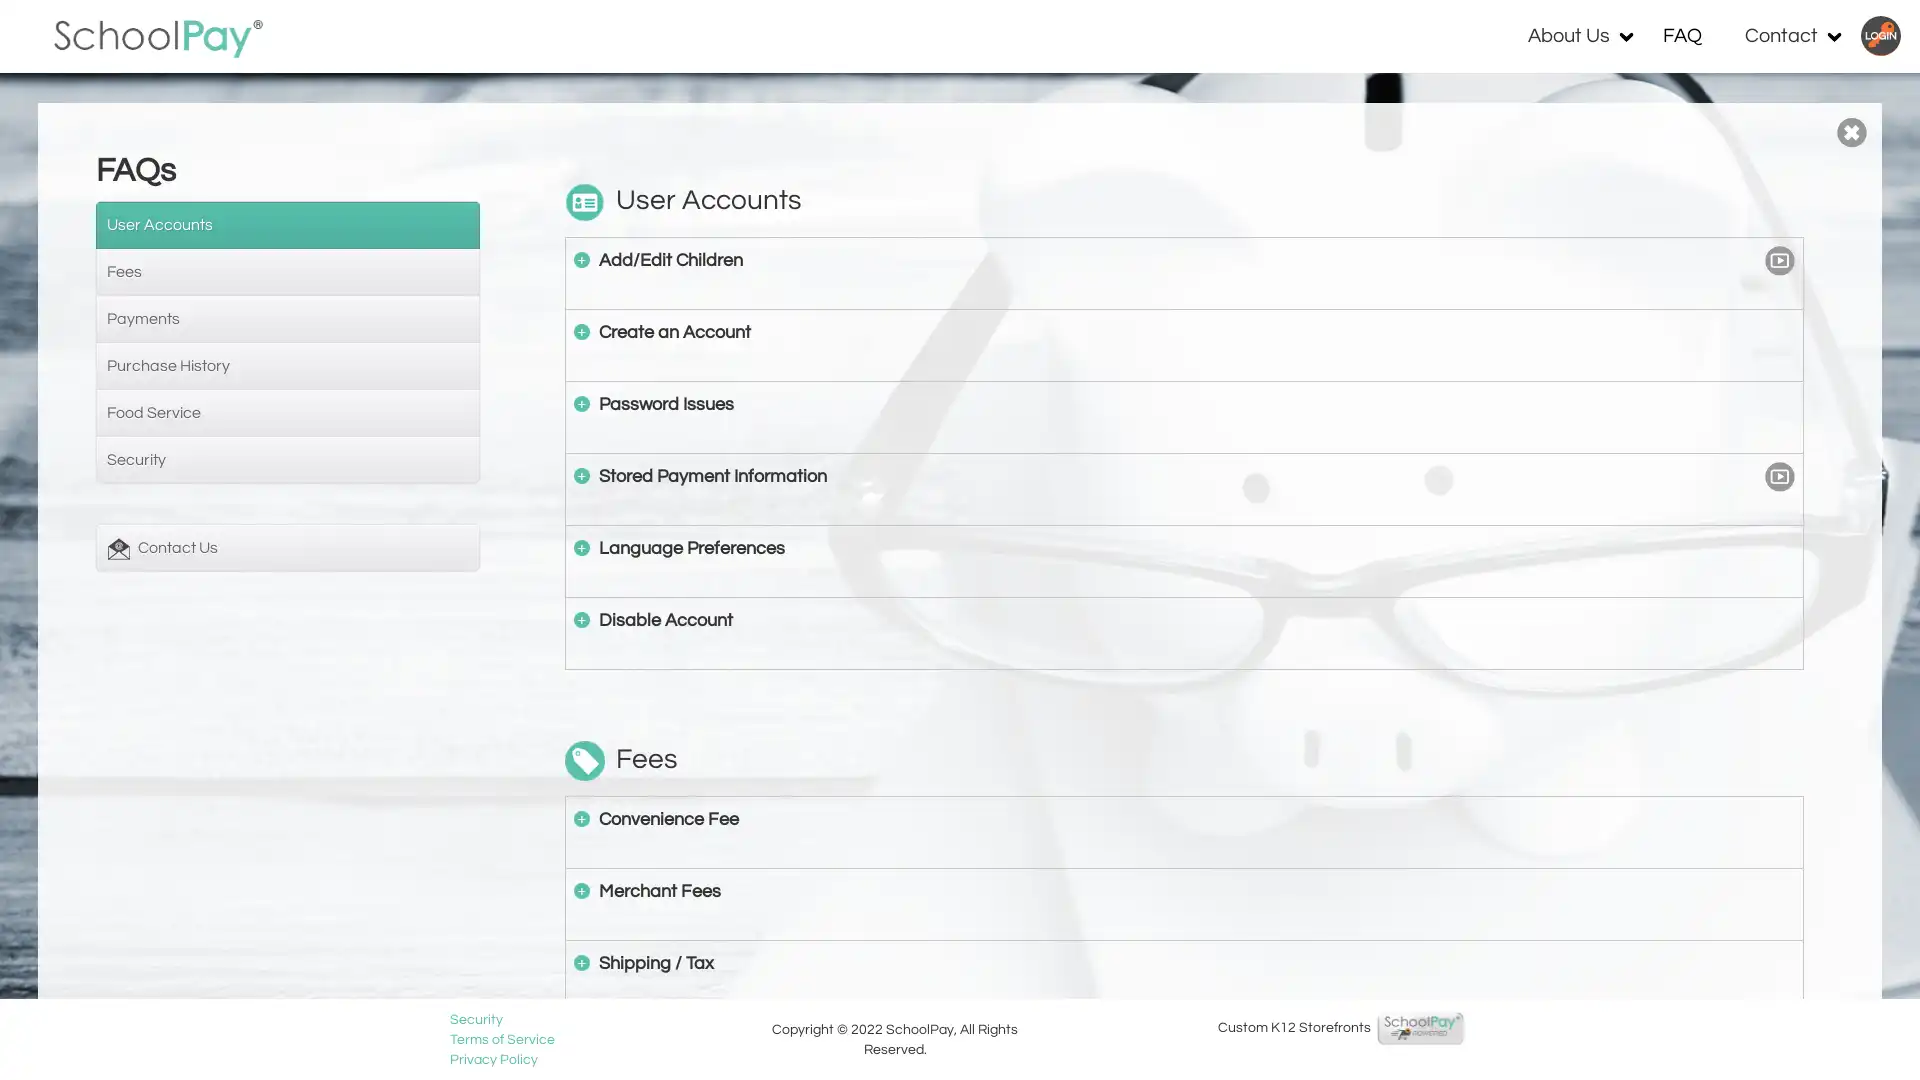  I want to click on Go Back to Login, so click(1850, 132).